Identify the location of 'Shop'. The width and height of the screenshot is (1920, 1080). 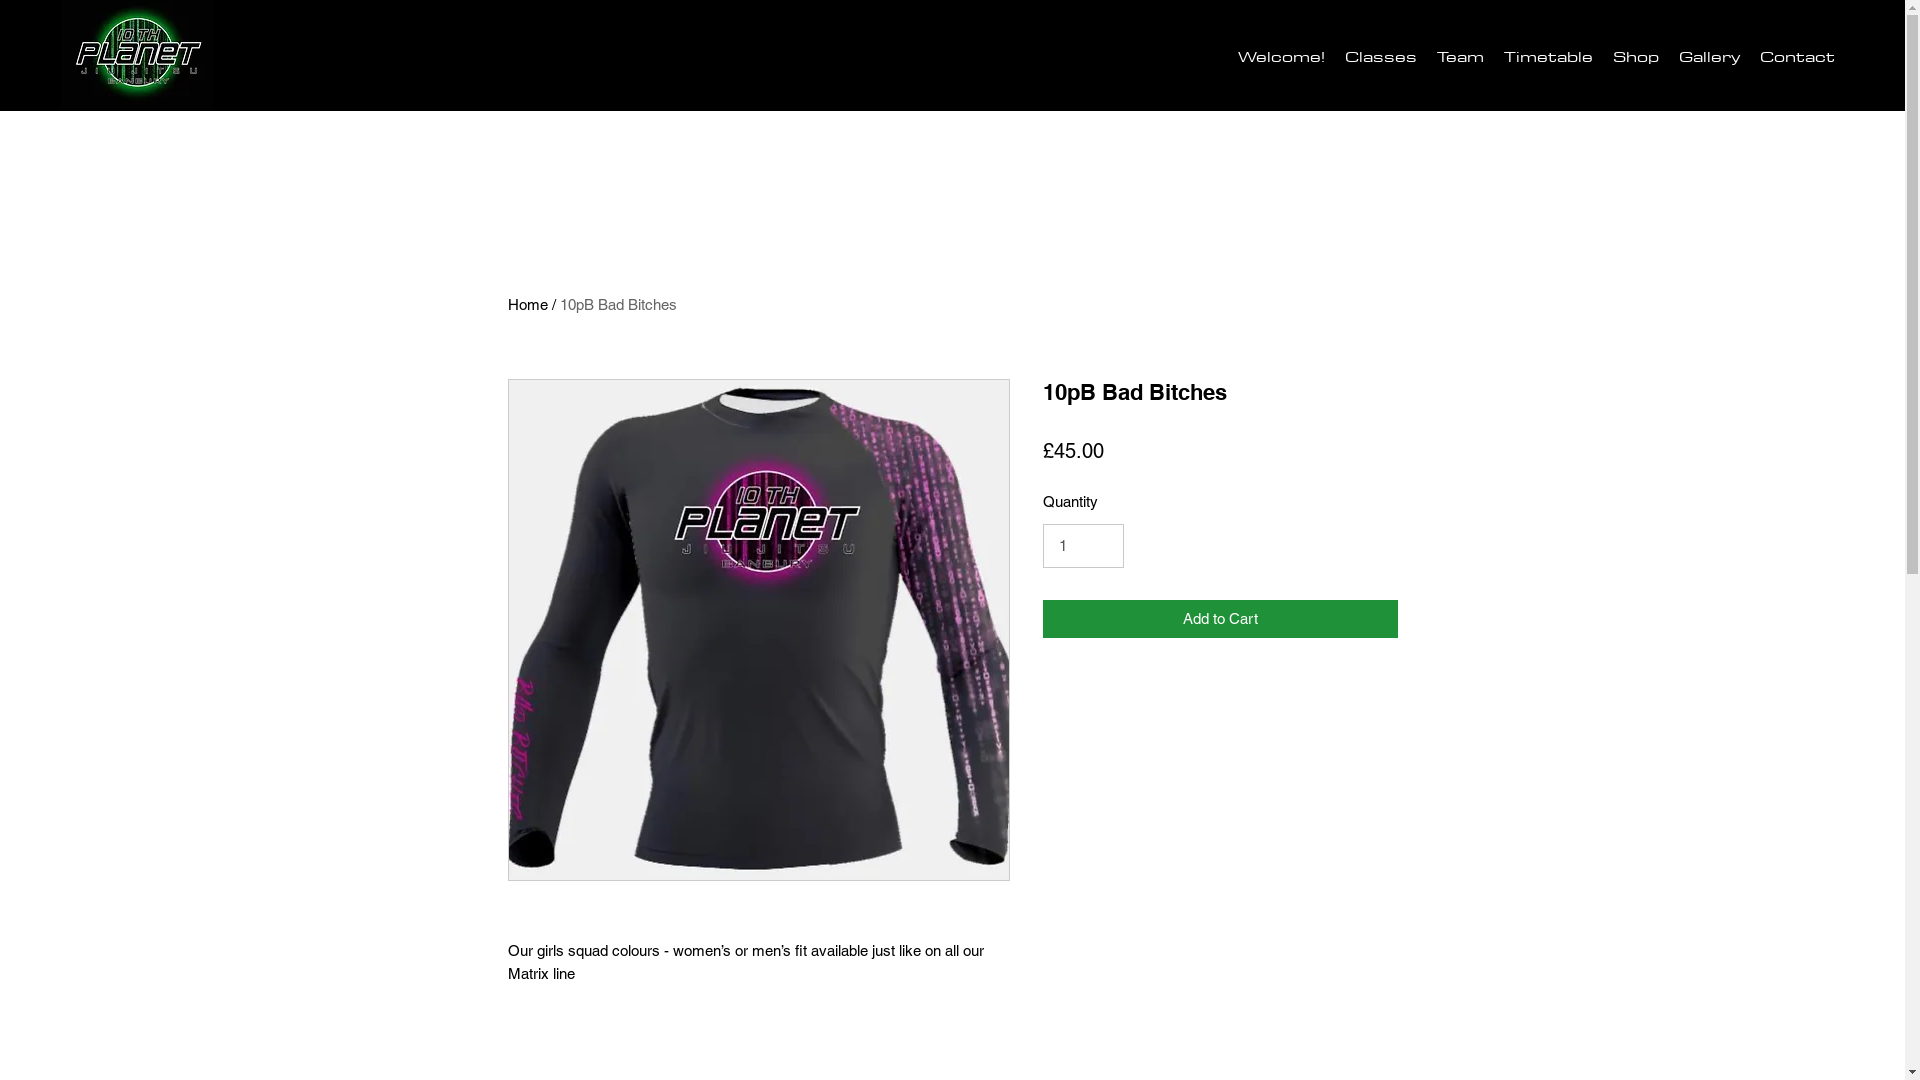
(1636, 53).